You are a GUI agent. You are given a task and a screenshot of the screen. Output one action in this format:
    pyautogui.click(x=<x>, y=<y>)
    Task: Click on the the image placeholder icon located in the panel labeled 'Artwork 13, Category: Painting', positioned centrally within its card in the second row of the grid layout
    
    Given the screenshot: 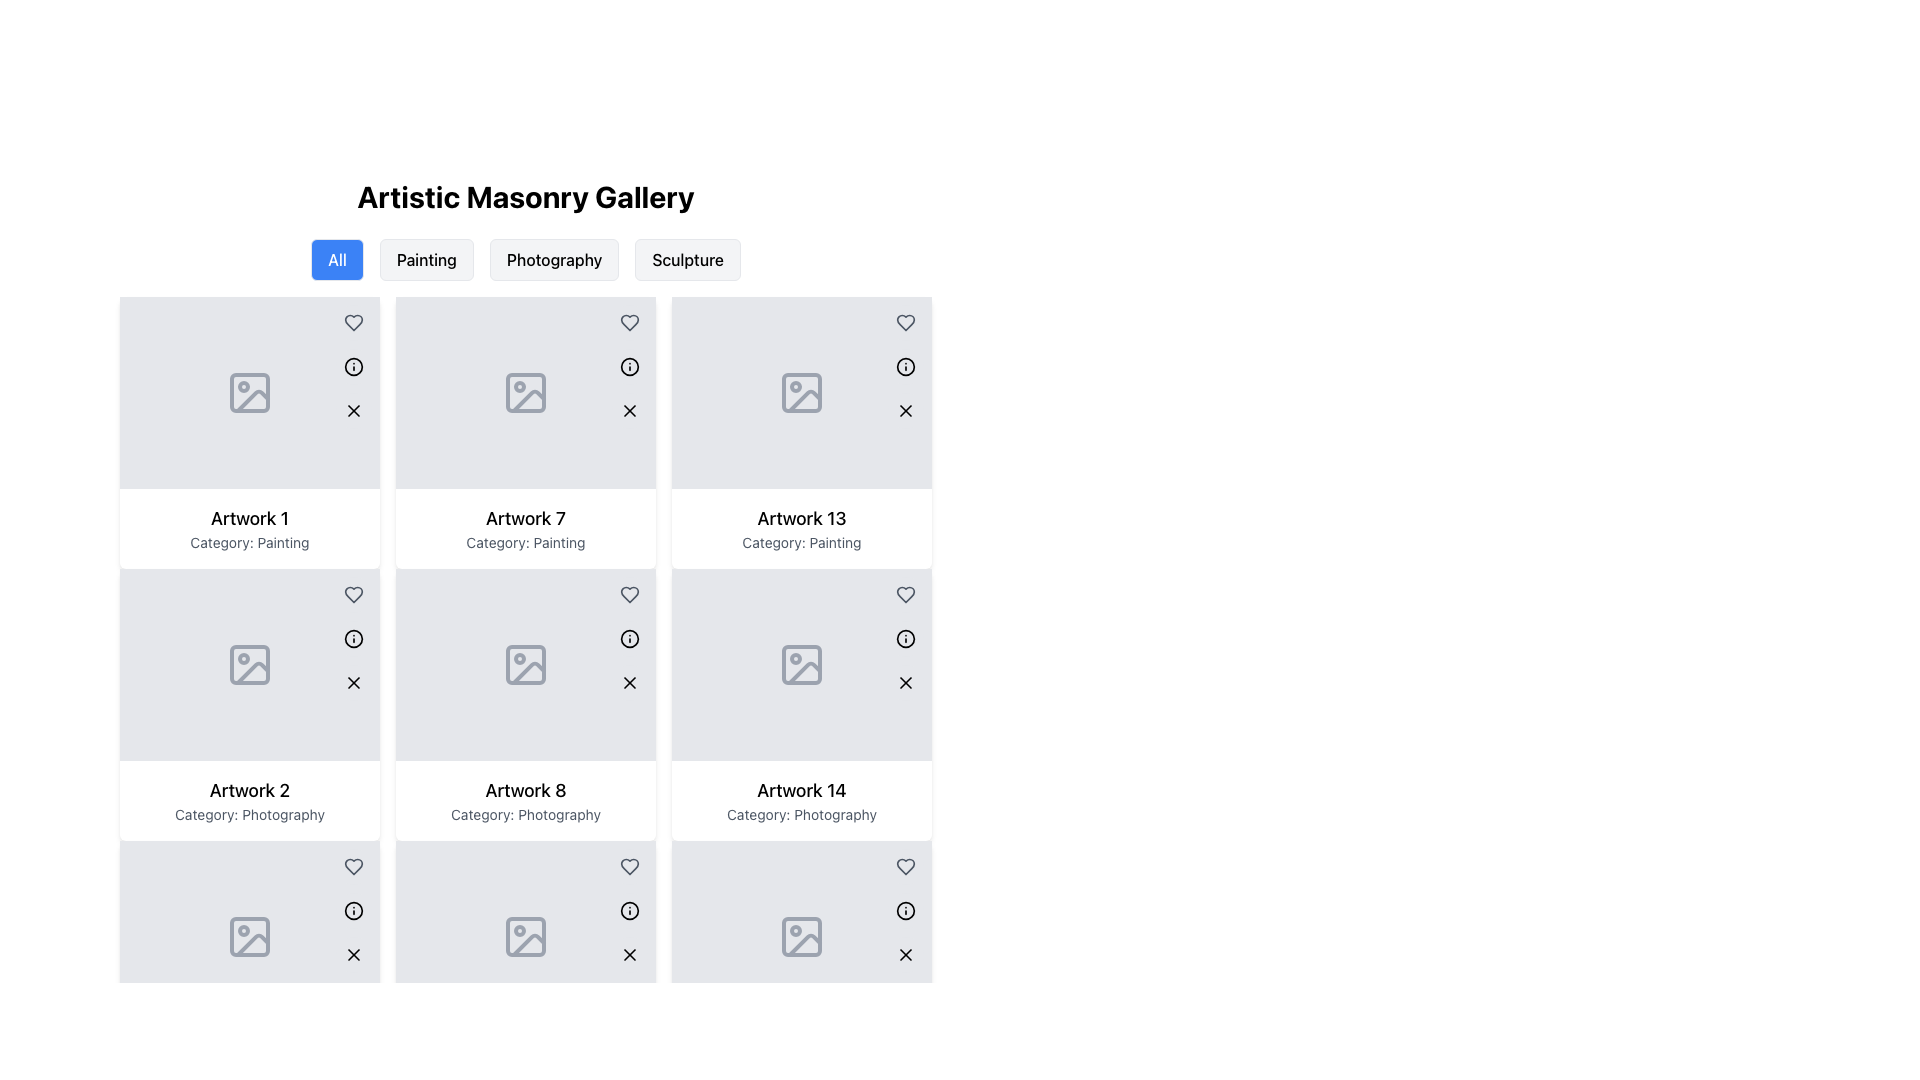 What is the action you would take?
    pyautogui.click(x=801, y=393)
    